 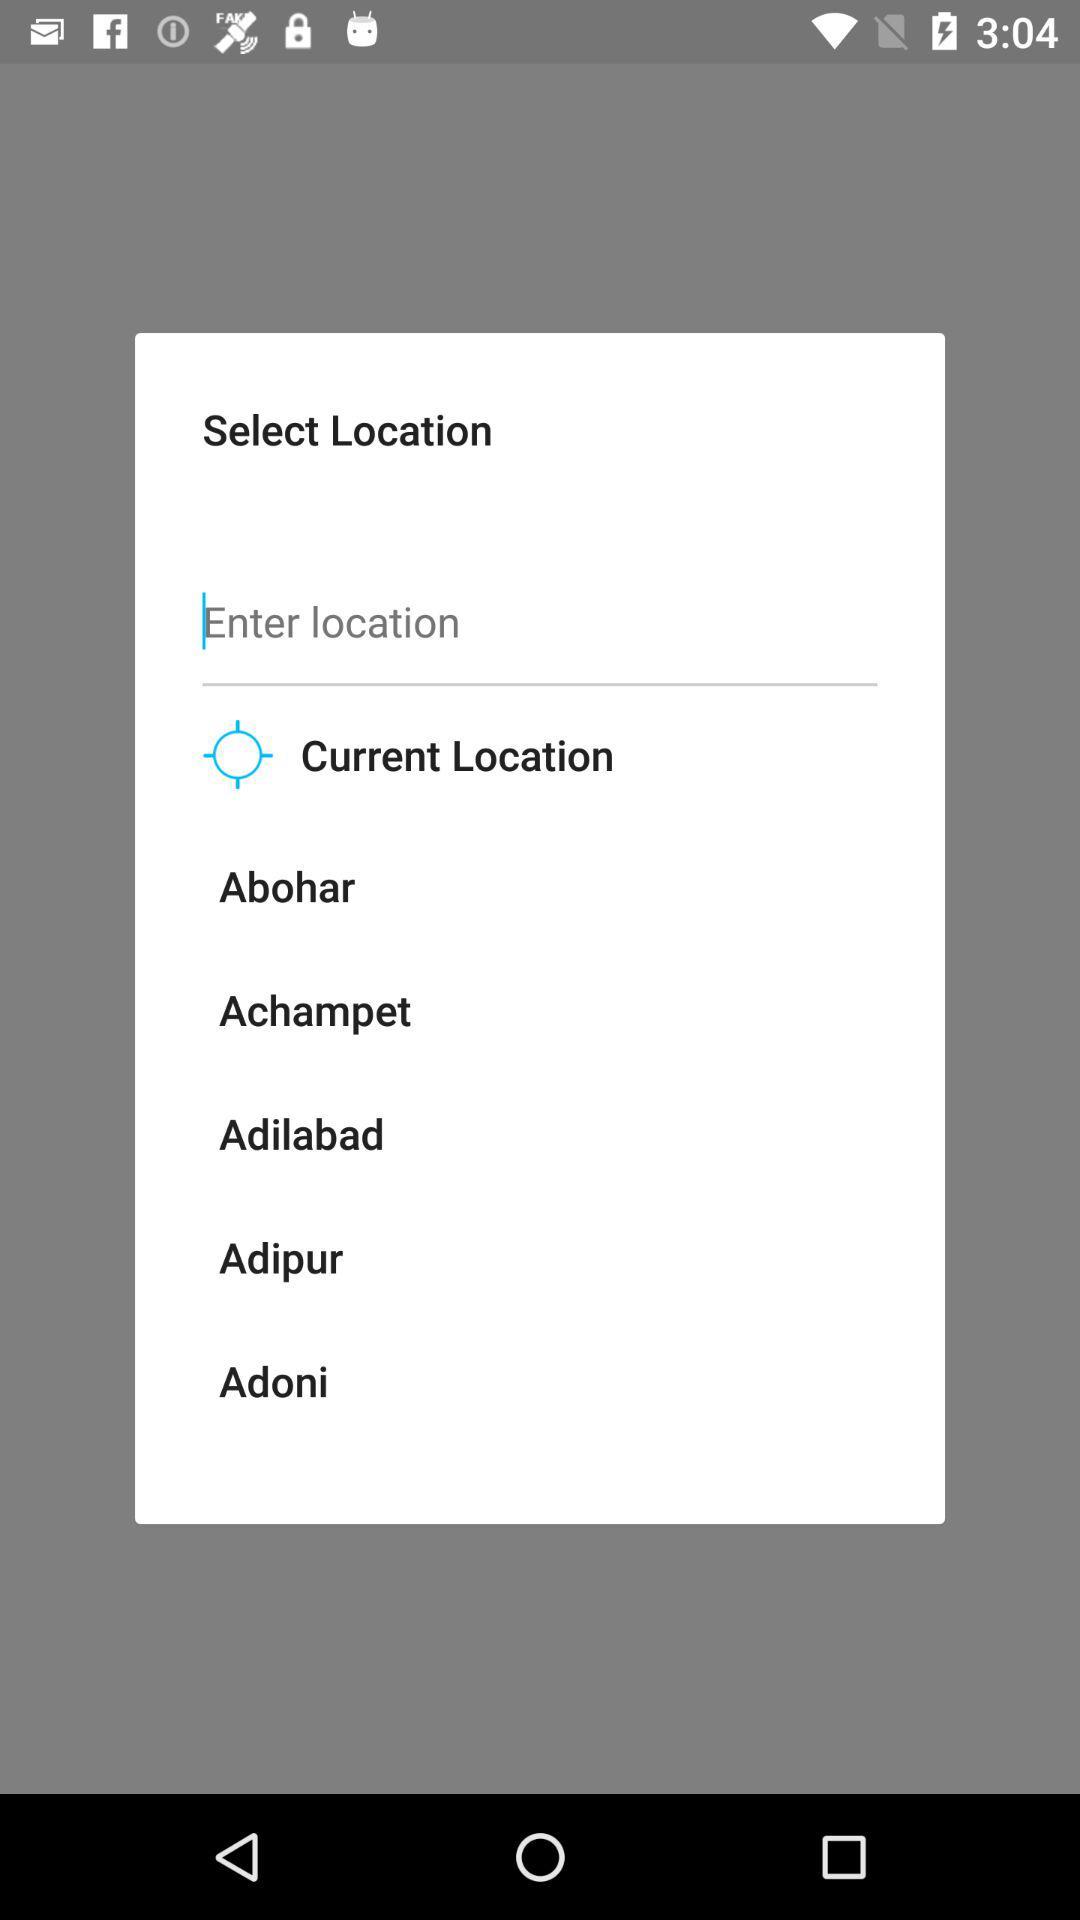 I want to click on the icon below achampet item, so click(x=301, y=1133).